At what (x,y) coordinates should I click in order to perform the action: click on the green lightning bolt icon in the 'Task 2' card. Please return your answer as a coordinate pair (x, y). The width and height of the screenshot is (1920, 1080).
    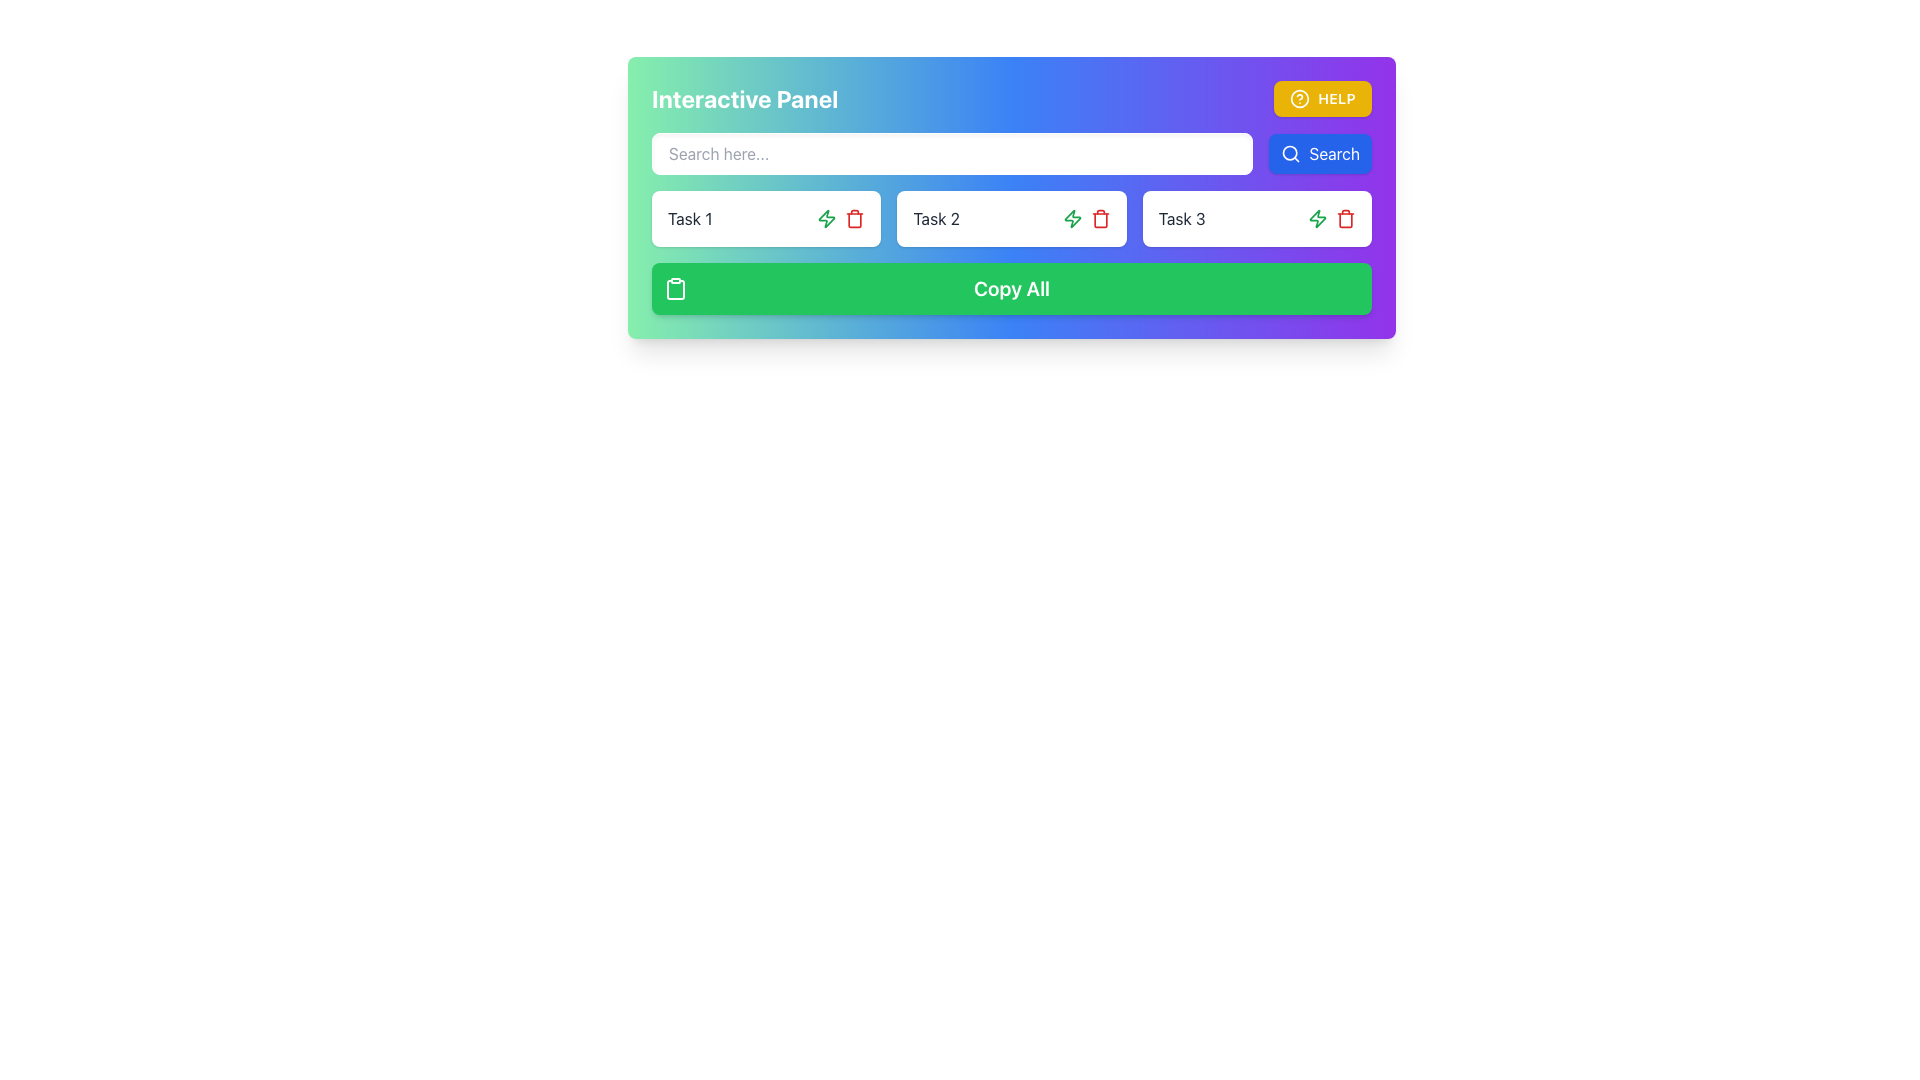
    Looking at the image, I should click on (1085, 219).